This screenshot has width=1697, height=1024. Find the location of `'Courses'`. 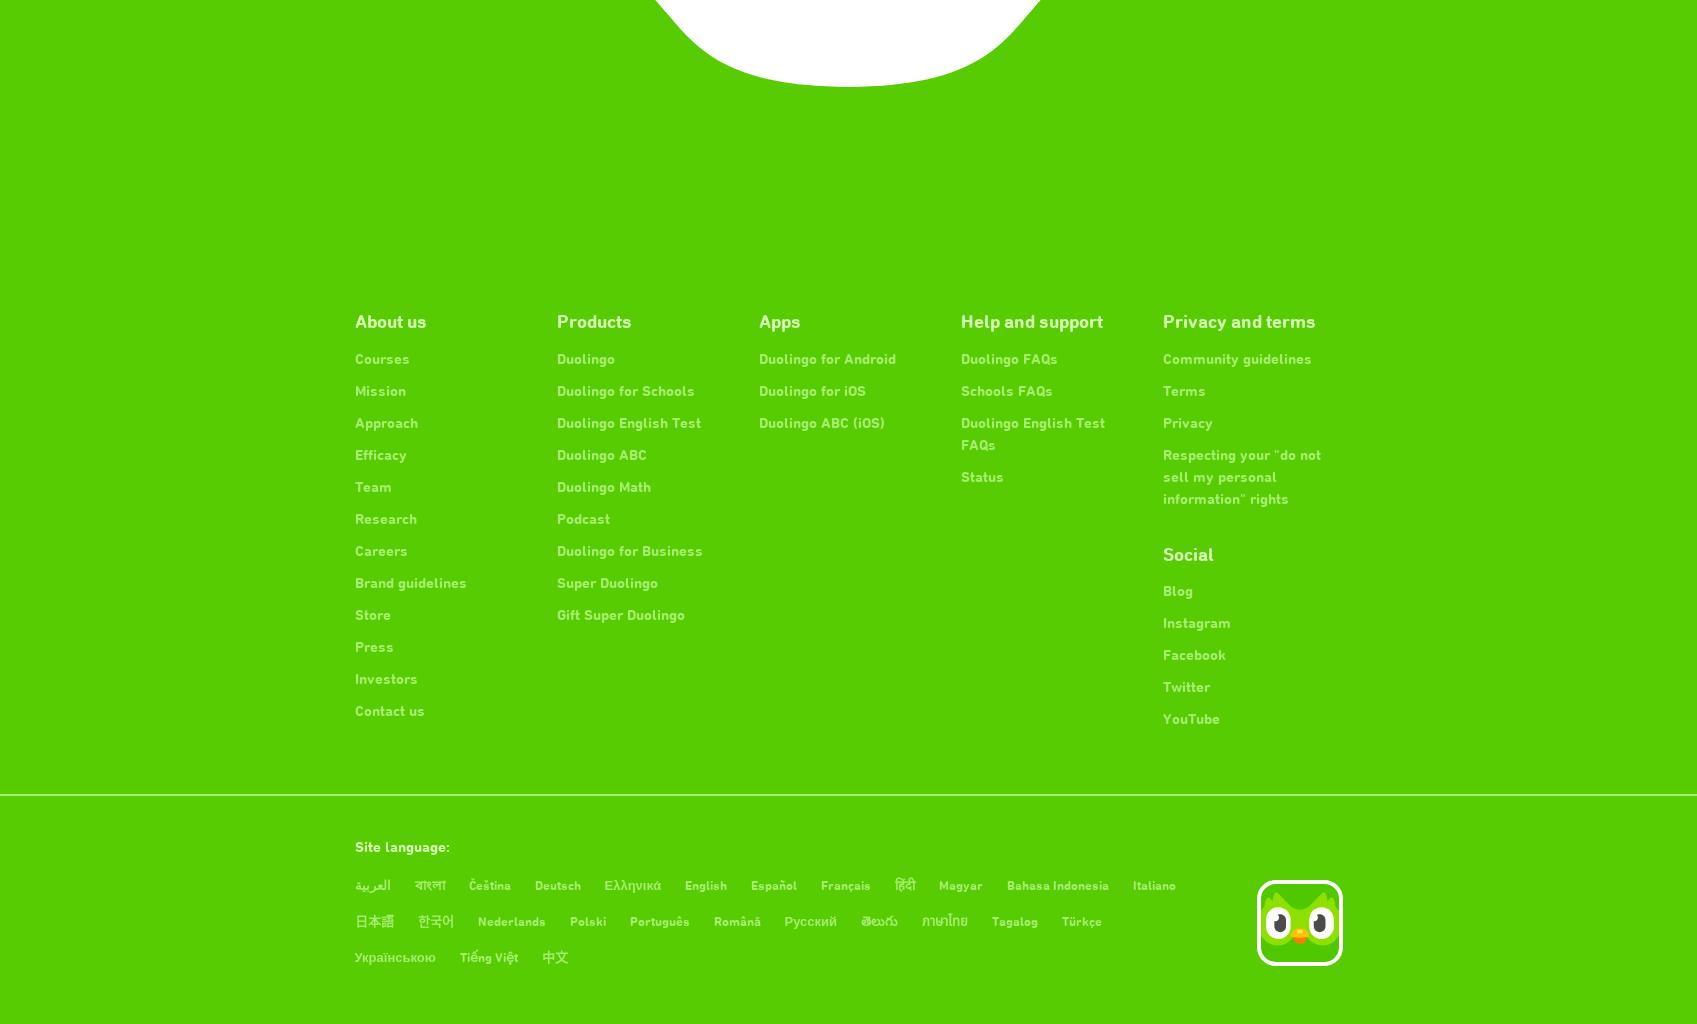

'Courses' is located at coordinates (381, 357).